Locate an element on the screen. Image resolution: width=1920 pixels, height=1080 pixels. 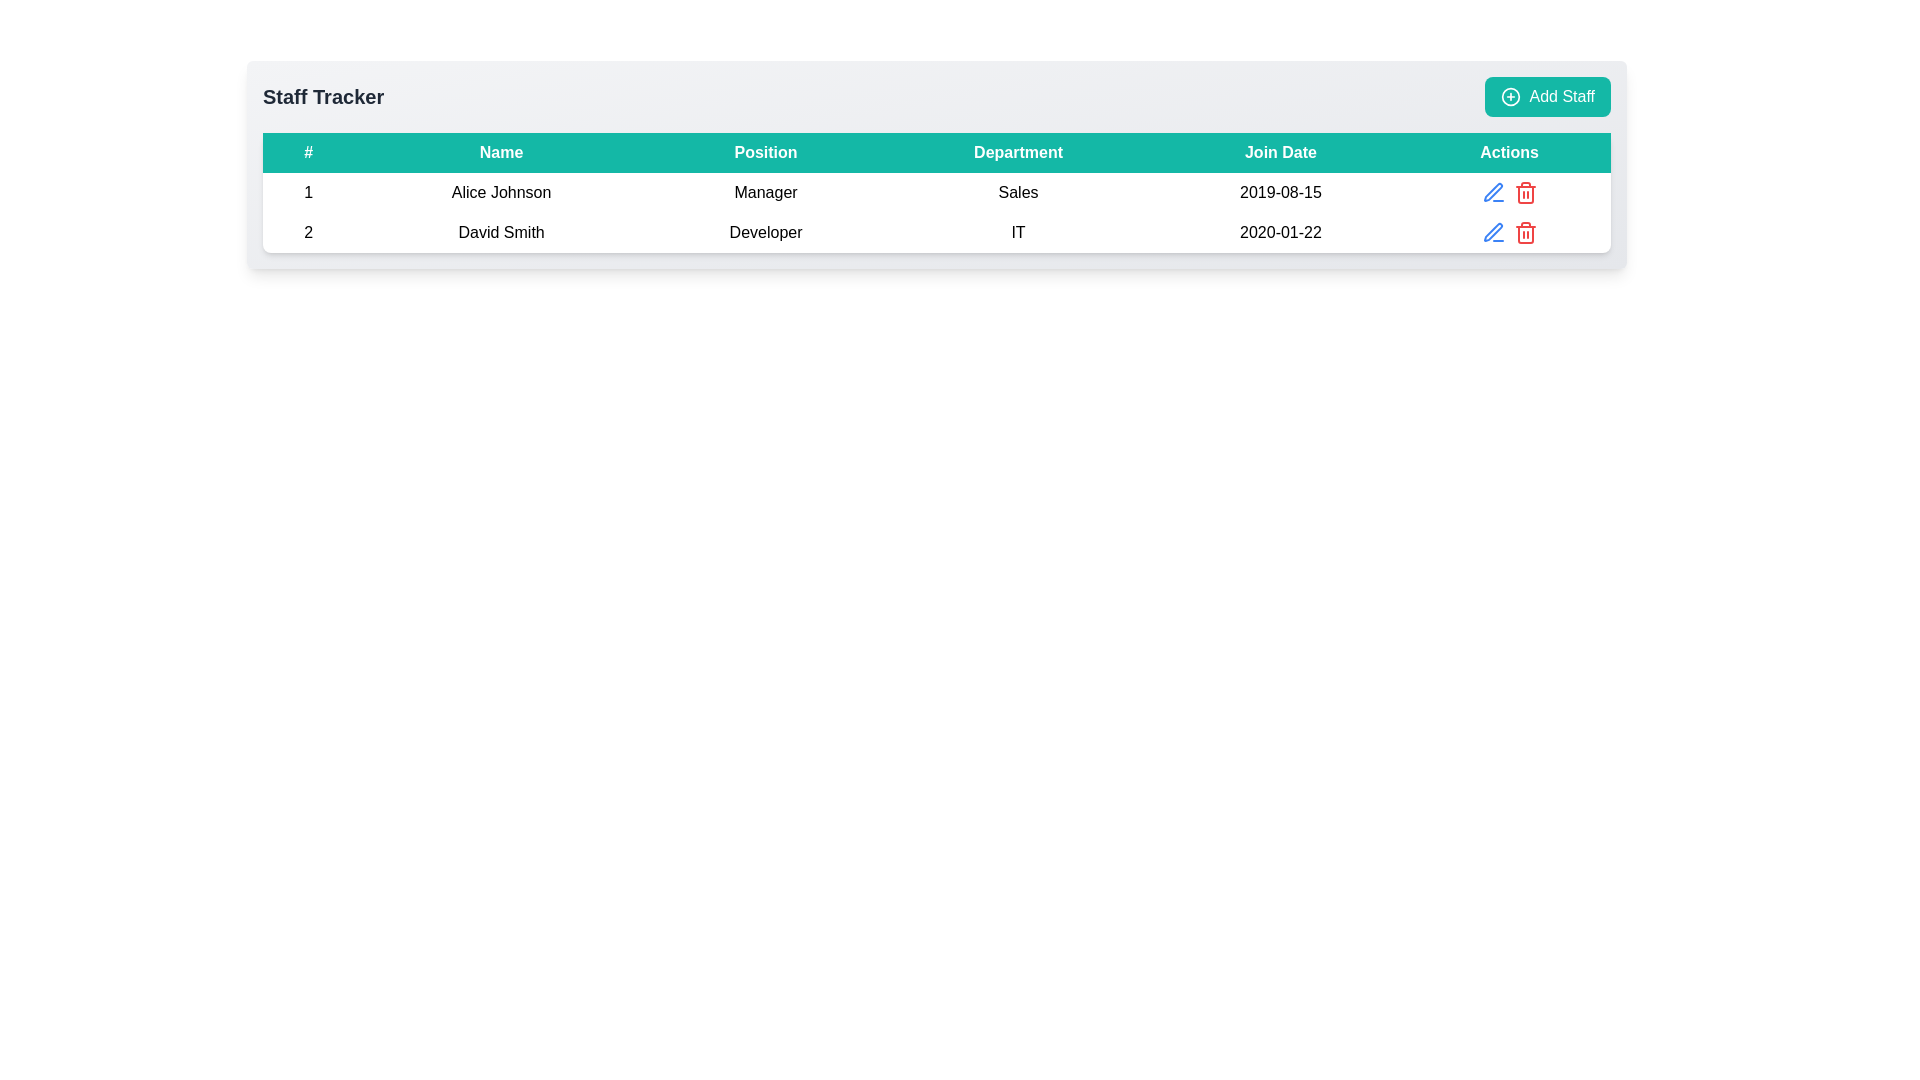
the 'Position' table header, which is the third column header with a turquoise background and white text, positioned between 'Name' and 'Department' is located at coordinates (765, 152).